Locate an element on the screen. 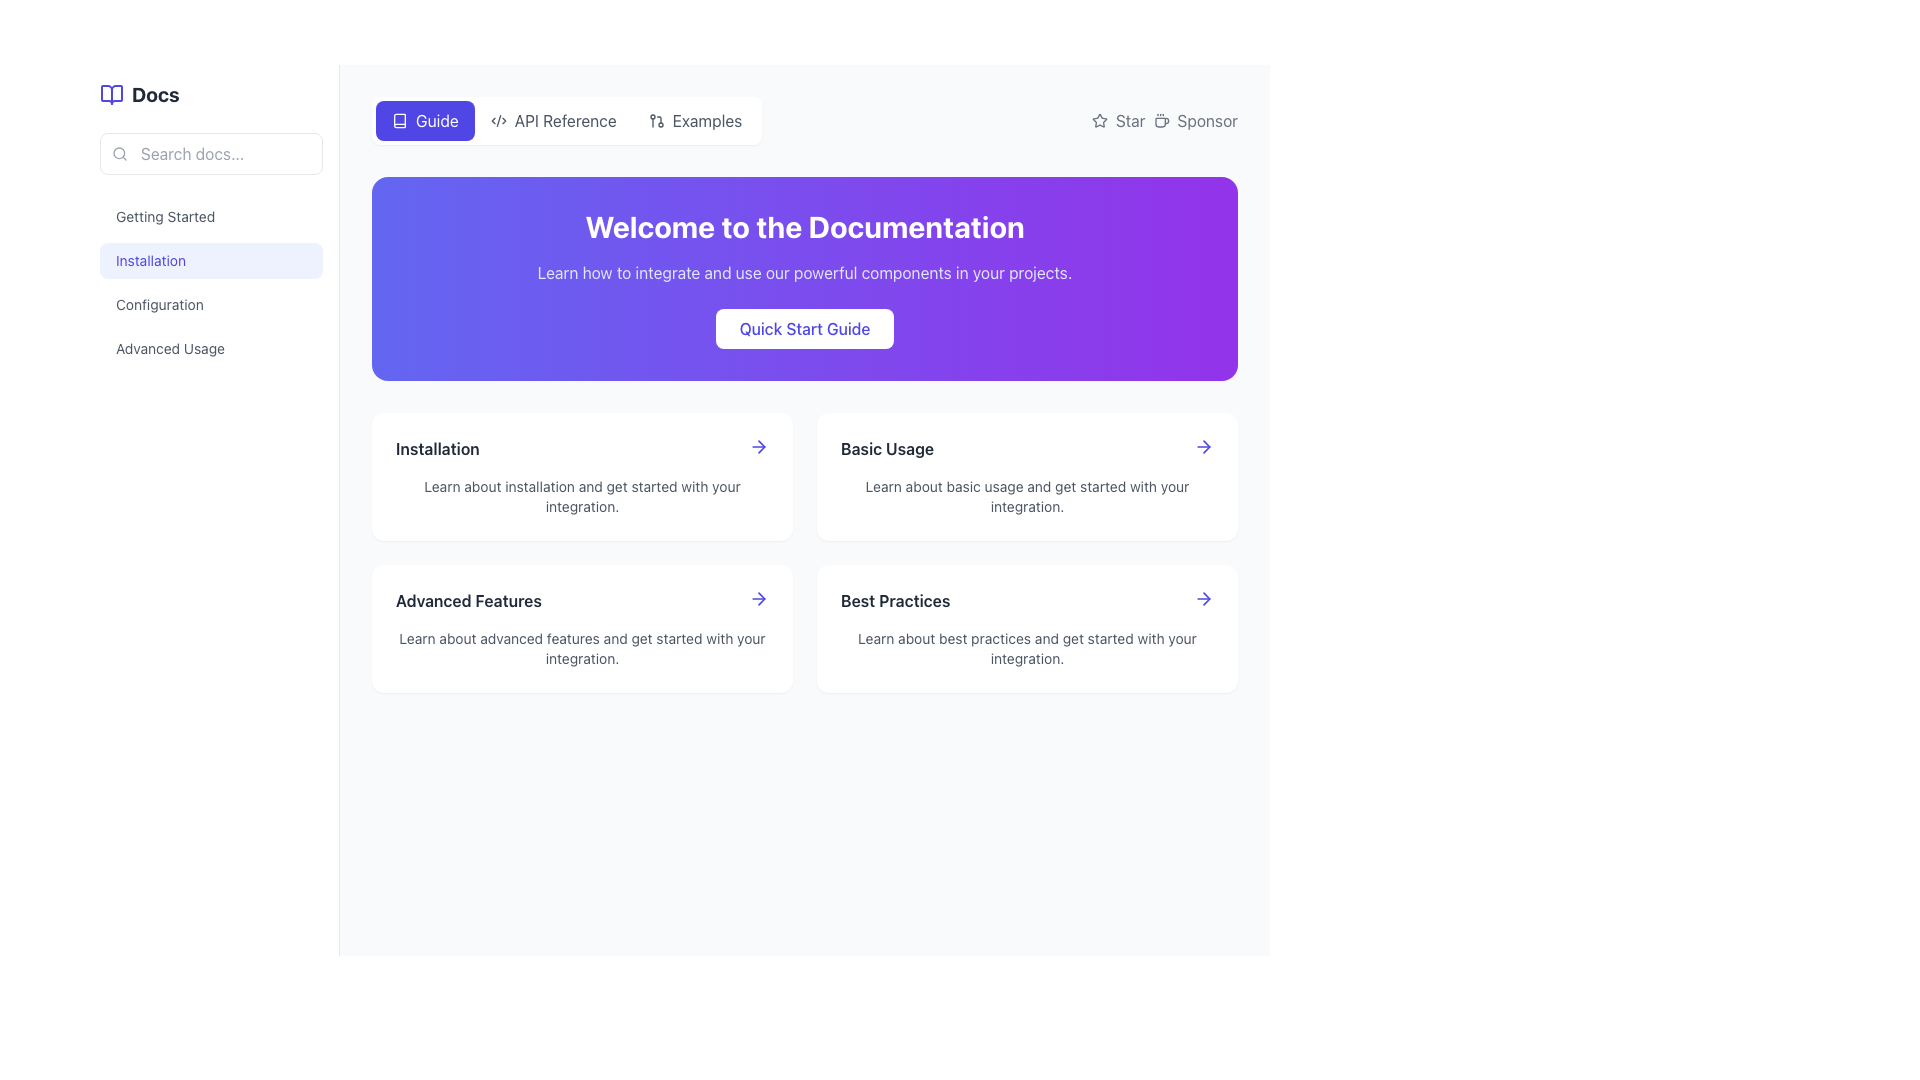  the text label that serves as the card title summarizing 'Best Practices' located in the bottom-right card of a grid layout is located at coordinates (894, 600).